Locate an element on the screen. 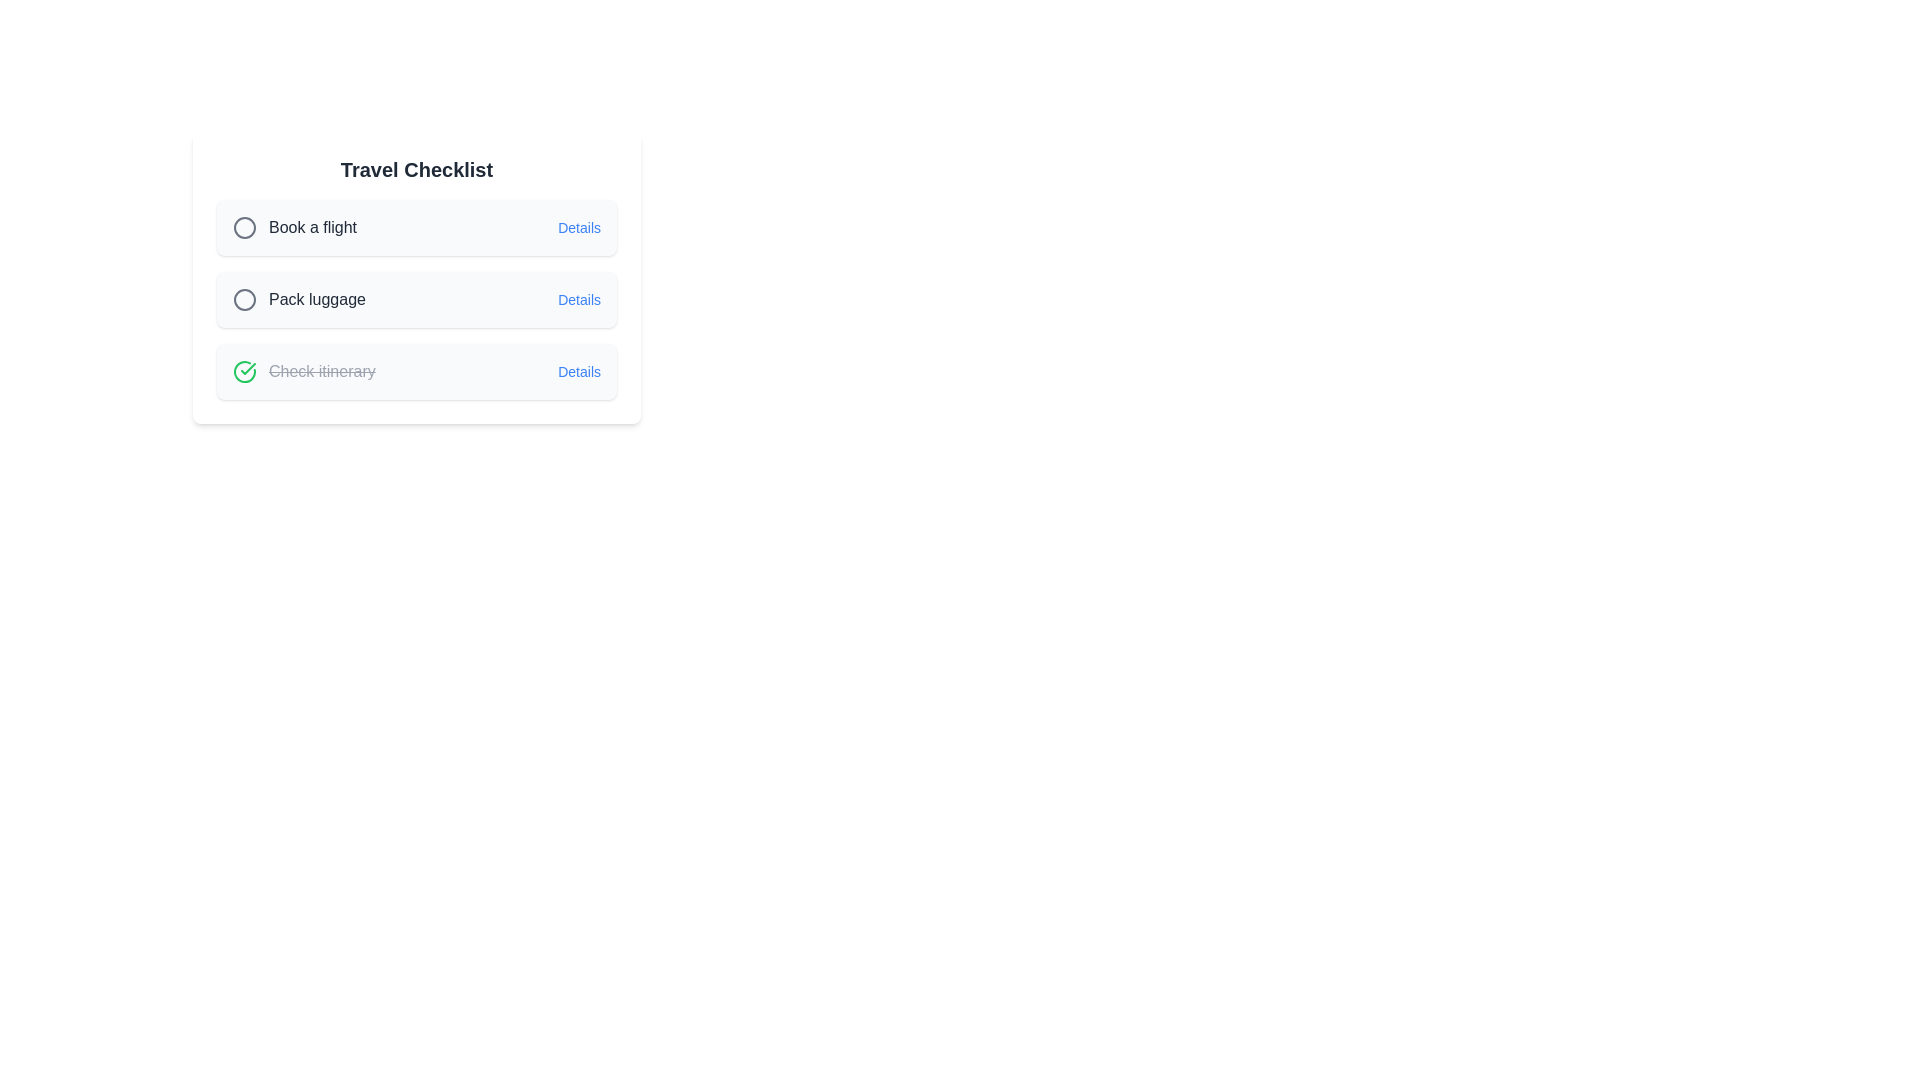 The image size is (1920, 1080). the 'Pack luggage' text label with the accompanying circular icon, which is part of the 'Travel Checklist' below the 'Book a flight' entry is located at coordinates (298, 300).